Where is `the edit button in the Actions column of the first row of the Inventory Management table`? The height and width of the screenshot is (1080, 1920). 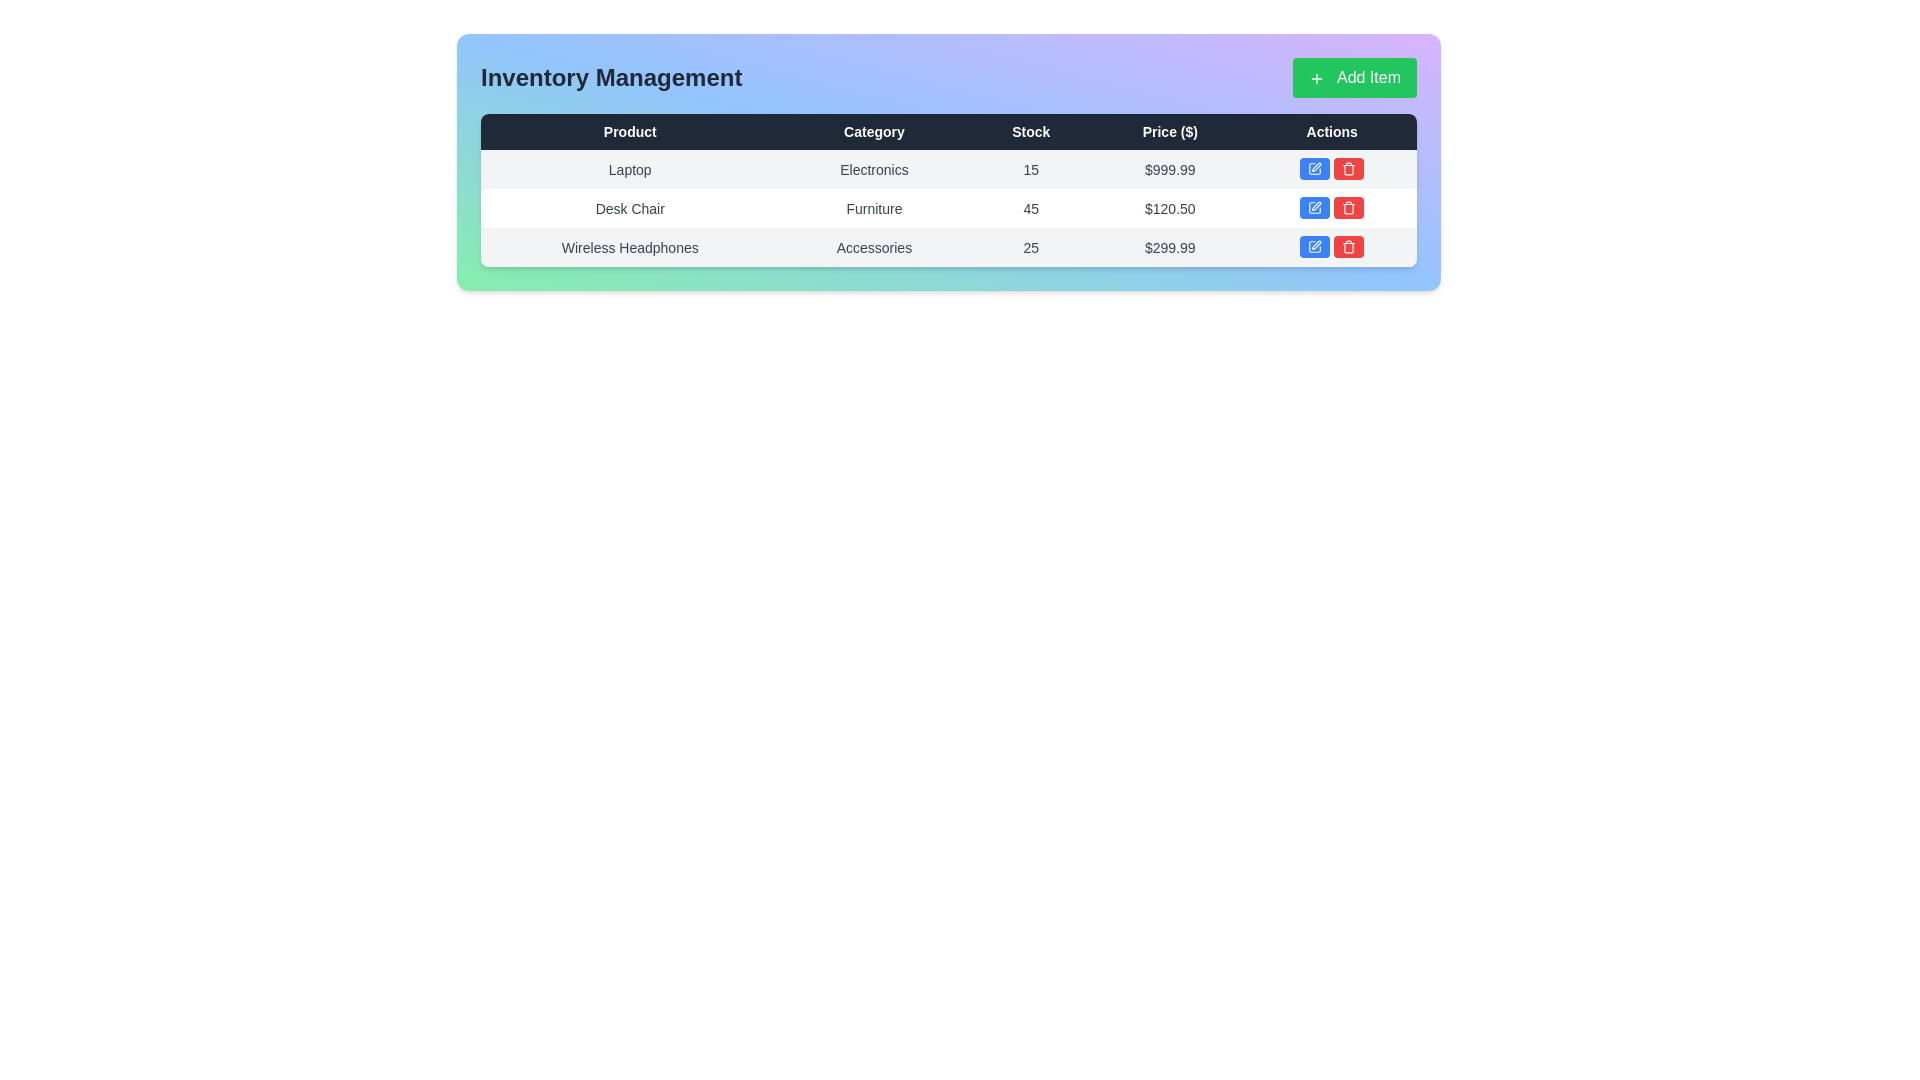 the edit button in the Actions column of the first row of the Inventory Management table is located at coordinates (1315, 168).